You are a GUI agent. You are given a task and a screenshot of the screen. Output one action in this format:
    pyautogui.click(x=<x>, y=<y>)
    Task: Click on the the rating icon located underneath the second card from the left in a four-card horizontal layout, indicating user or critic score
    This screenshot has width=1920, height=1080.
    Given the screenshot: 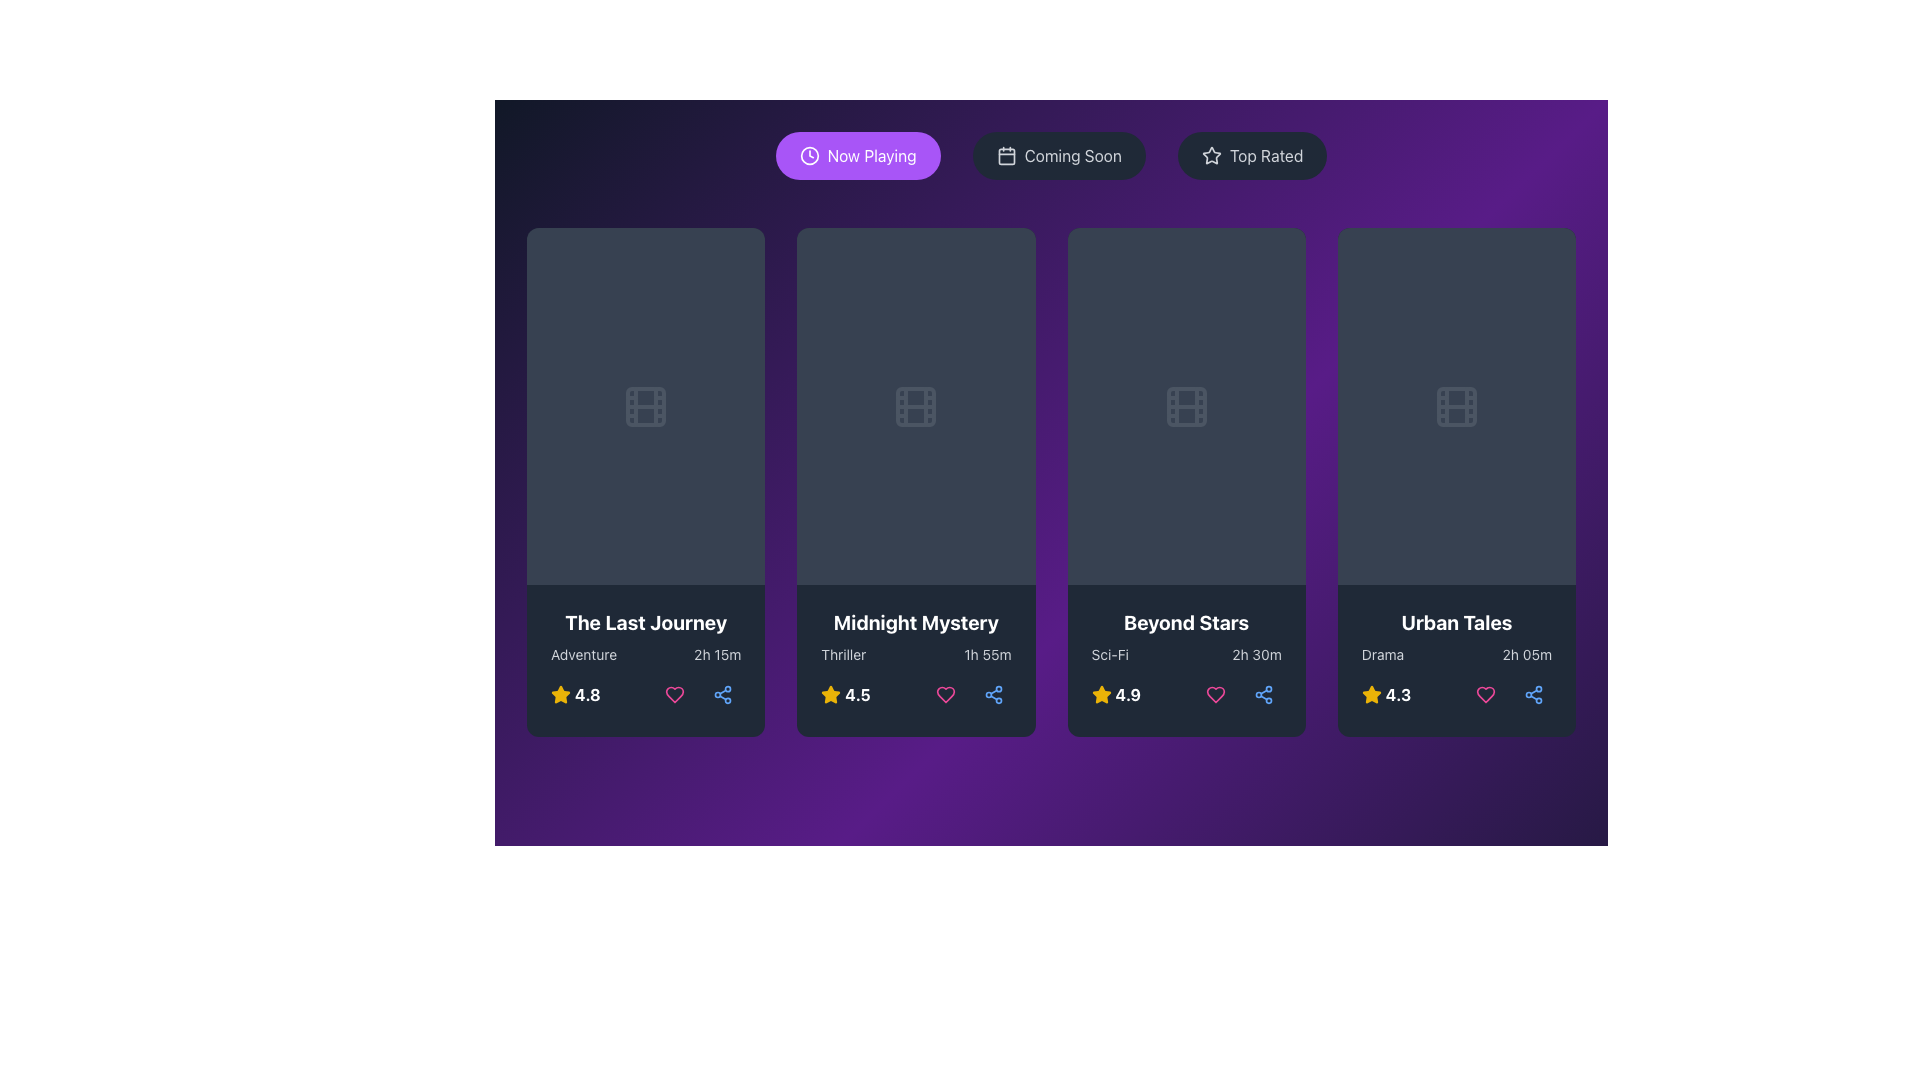 What is the action you would take?
    pyautogui.click(x=560, y=693)
    